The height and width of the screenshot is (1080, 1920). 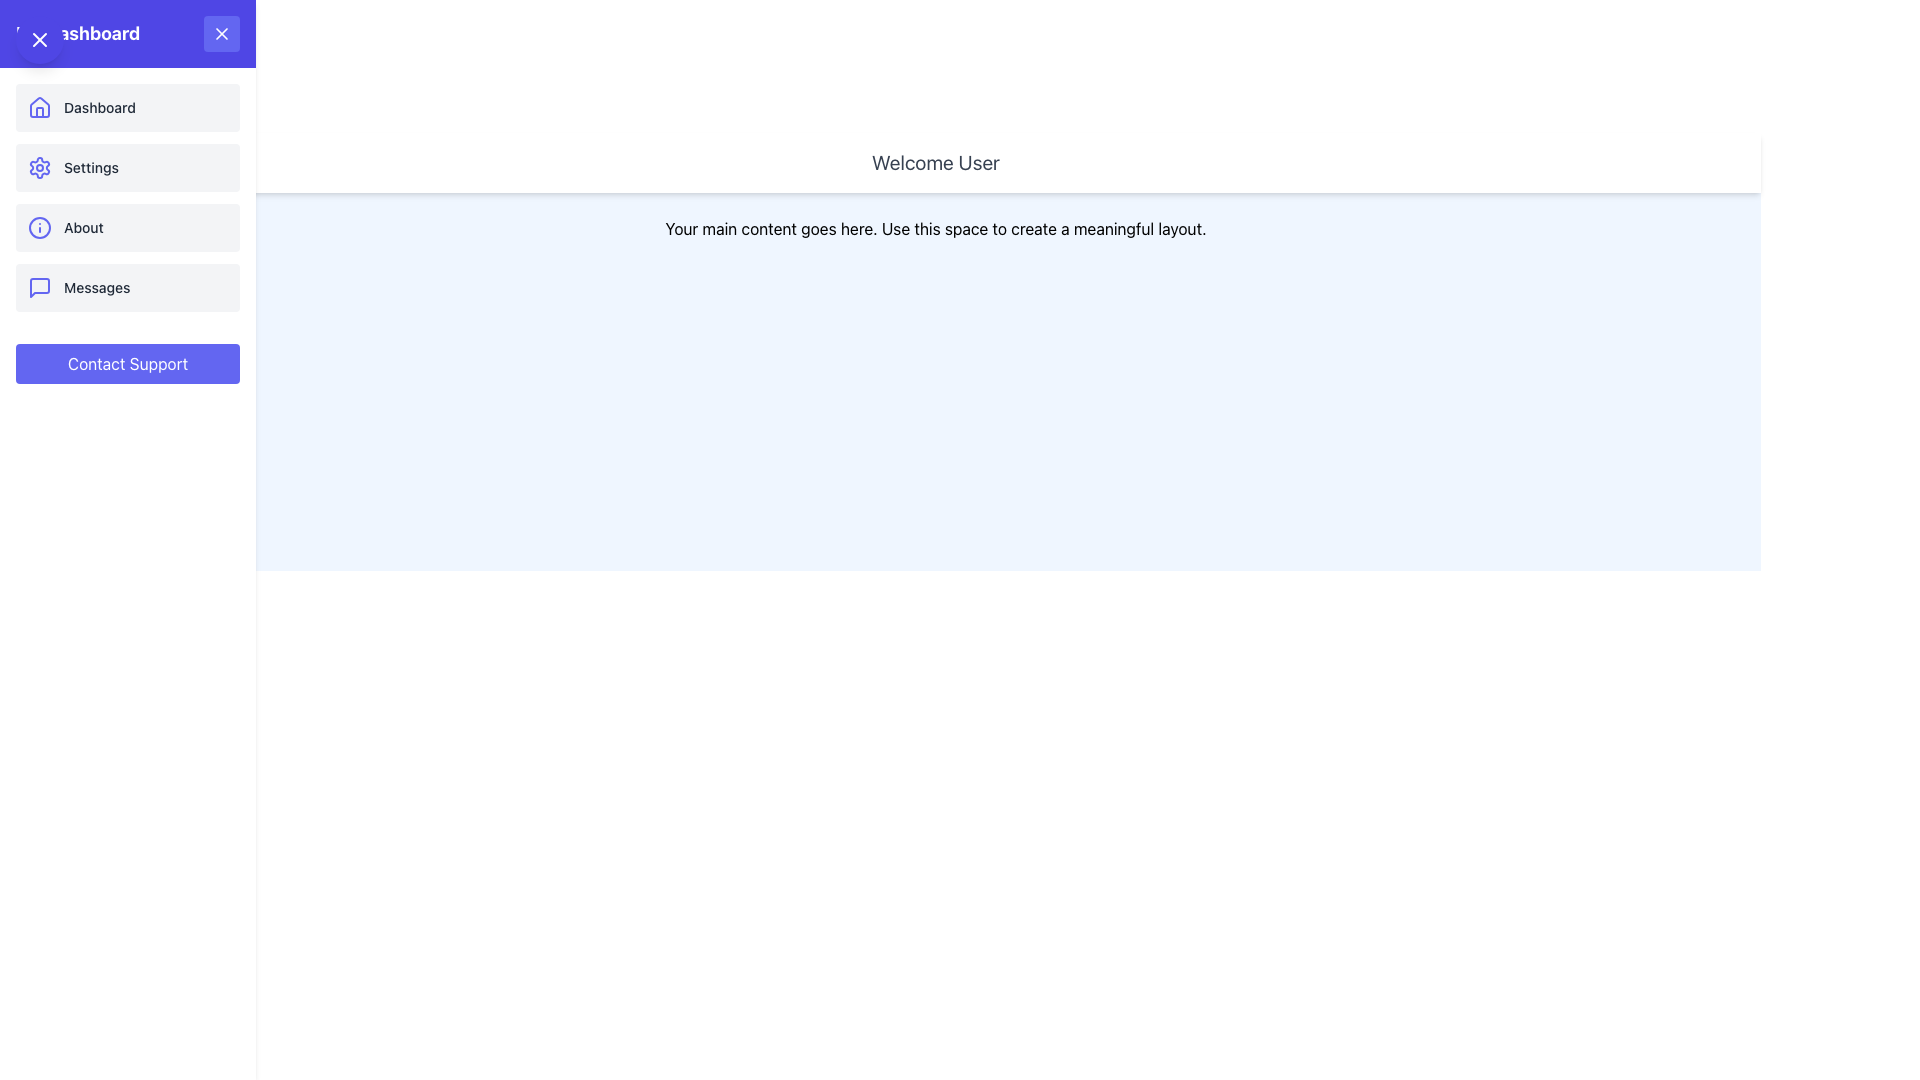 I want to click on the 'Settings' button in the sidebar menu to trigger the hover effects, so click(x=127, y=167).